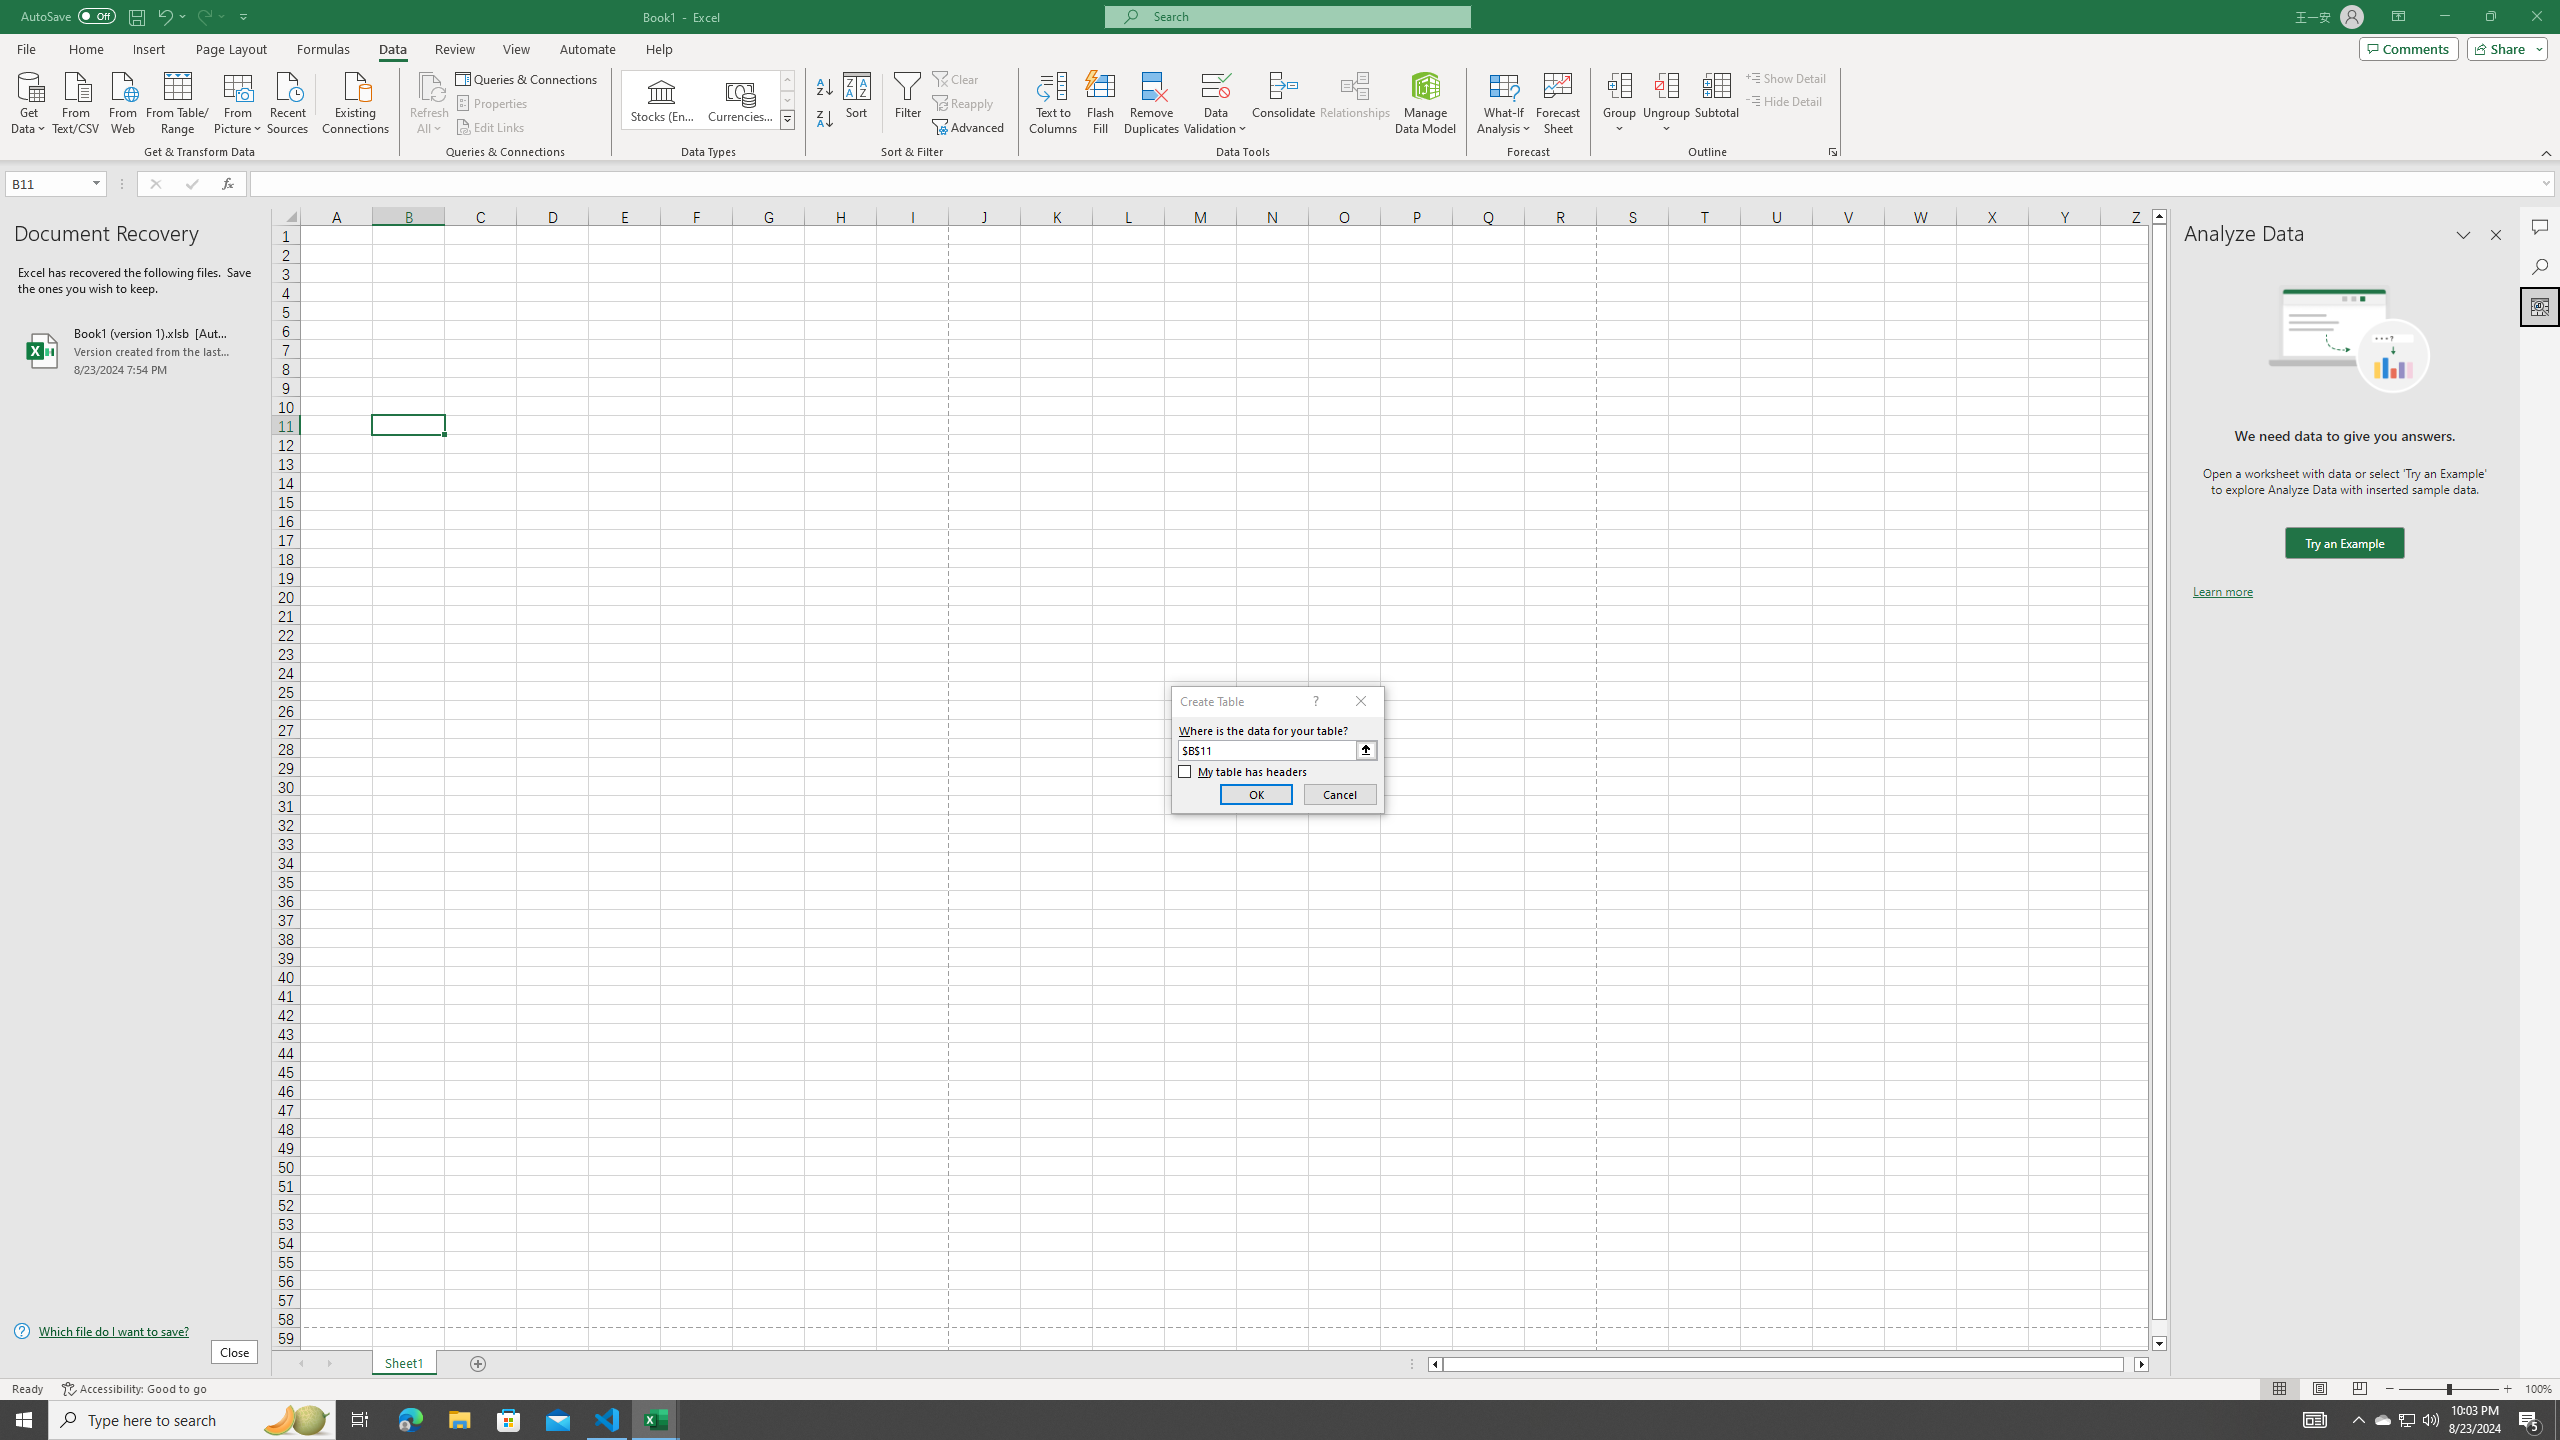 Image resolution: width=2560 pixels, height=1440 pixels. Describe the element at coordinates (429, 84) in the screenshot. I see `'Refresh All'` at that location.